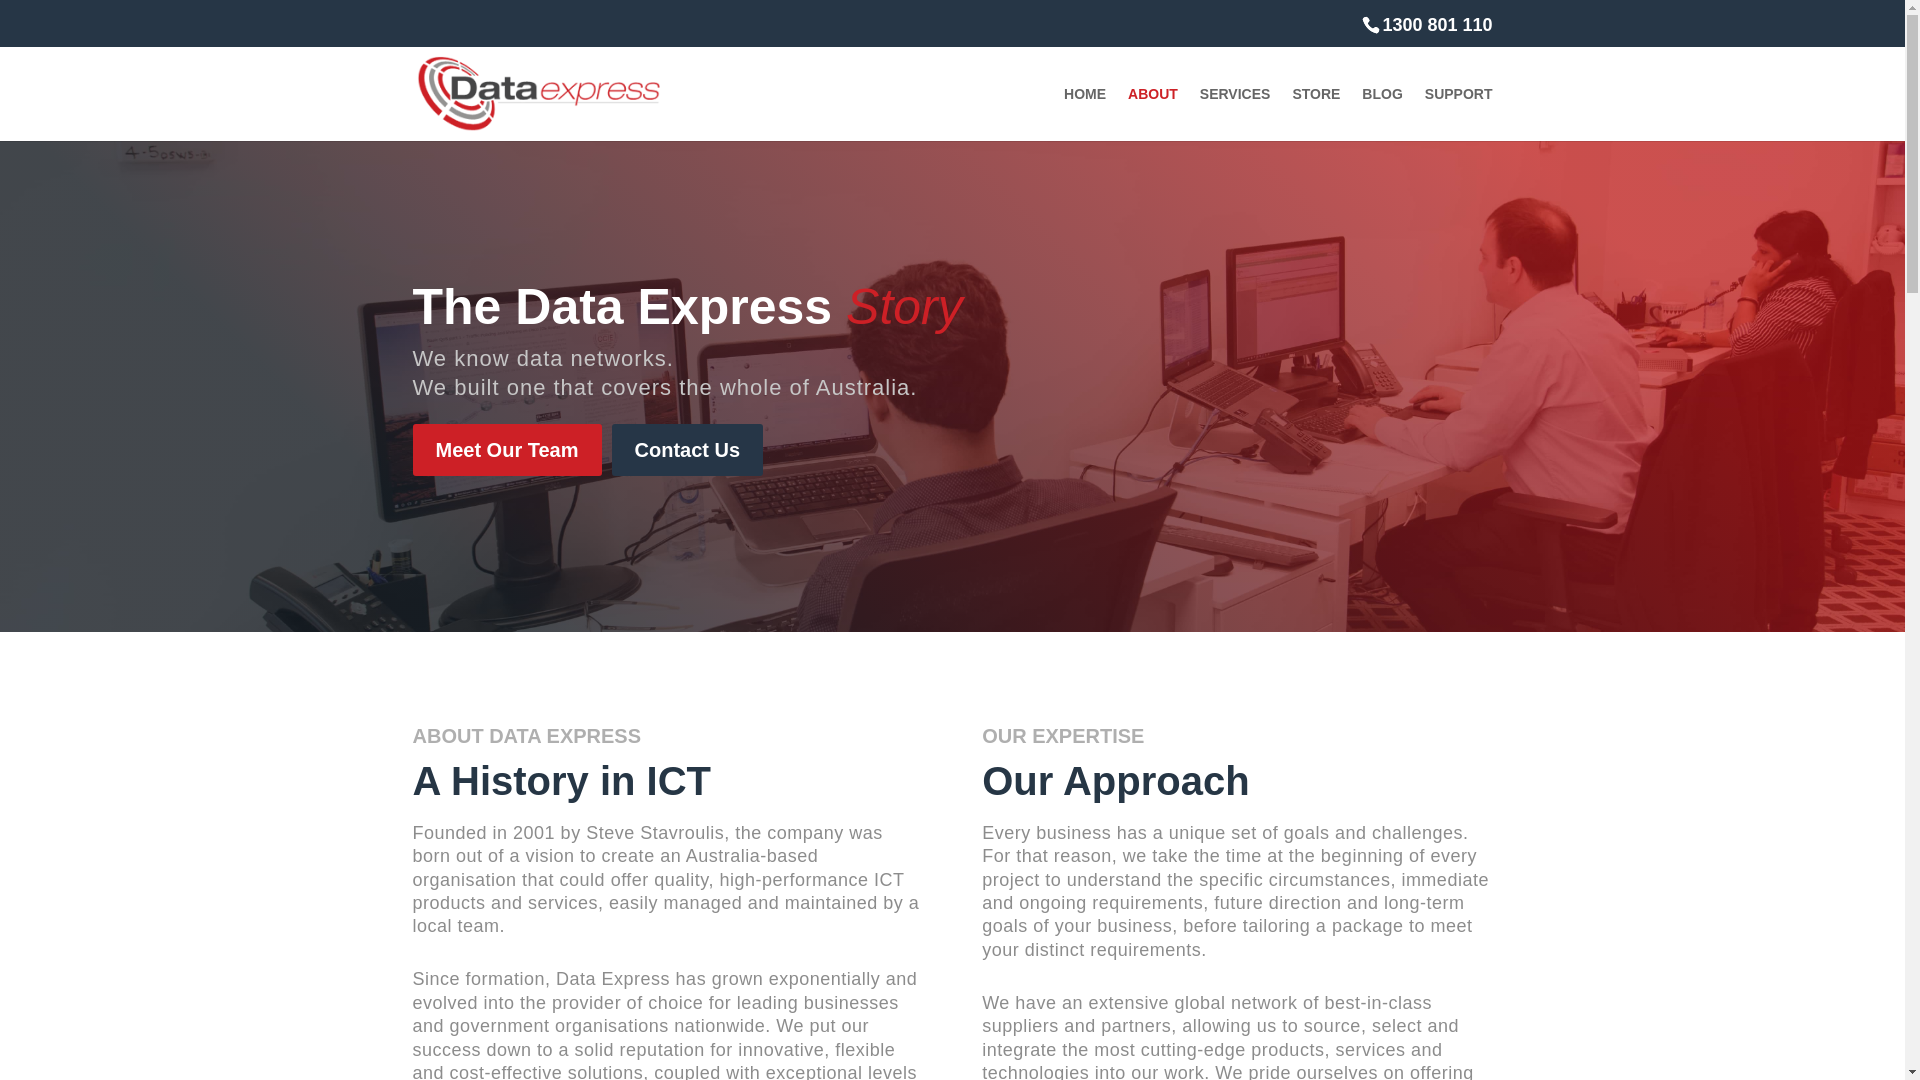 Image resolution: width=1920 pixels, height=1080 pixels. I want to click on 'SUPPORT', so click(1424, 114).